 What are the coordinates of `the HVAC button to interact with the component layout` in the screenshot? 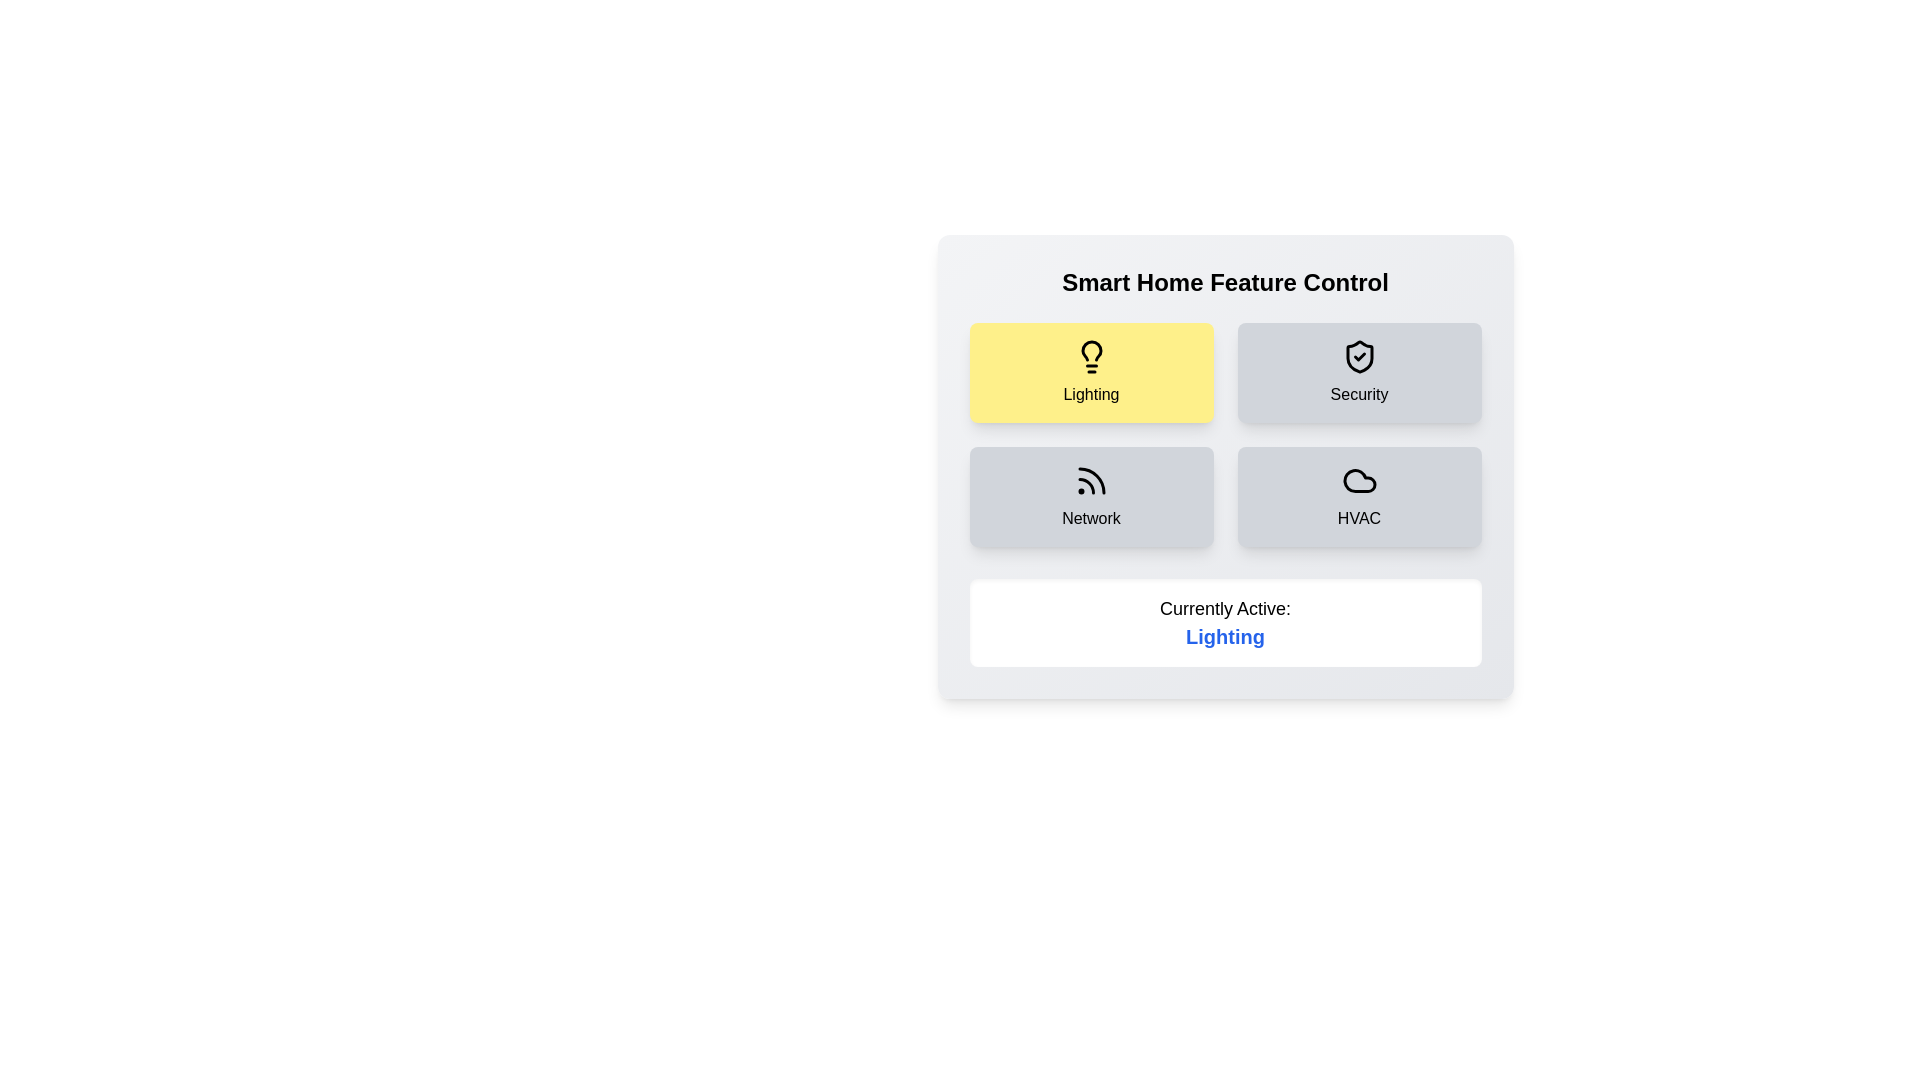 It's located at (1359, 496).